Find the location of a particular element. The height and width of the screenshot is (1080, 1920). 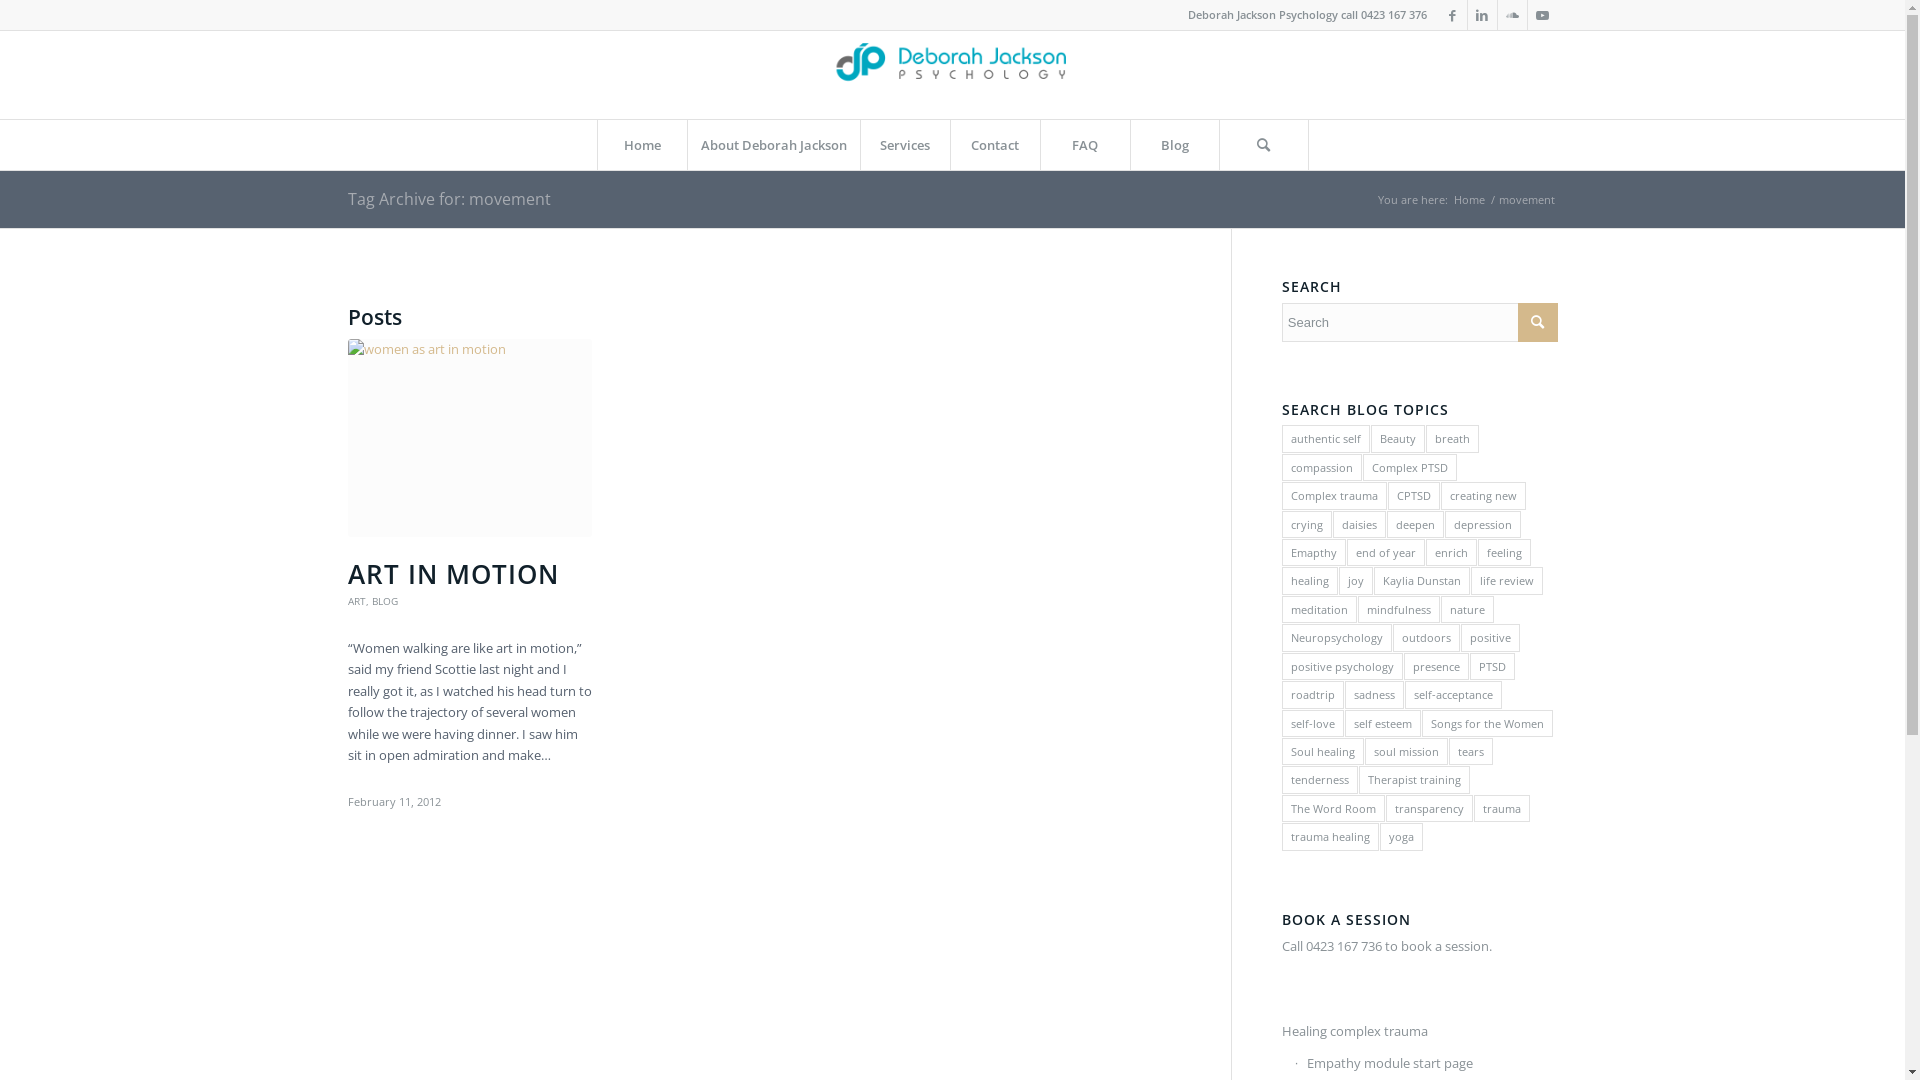

'self esteem' is located at coordinates (1381, 723).